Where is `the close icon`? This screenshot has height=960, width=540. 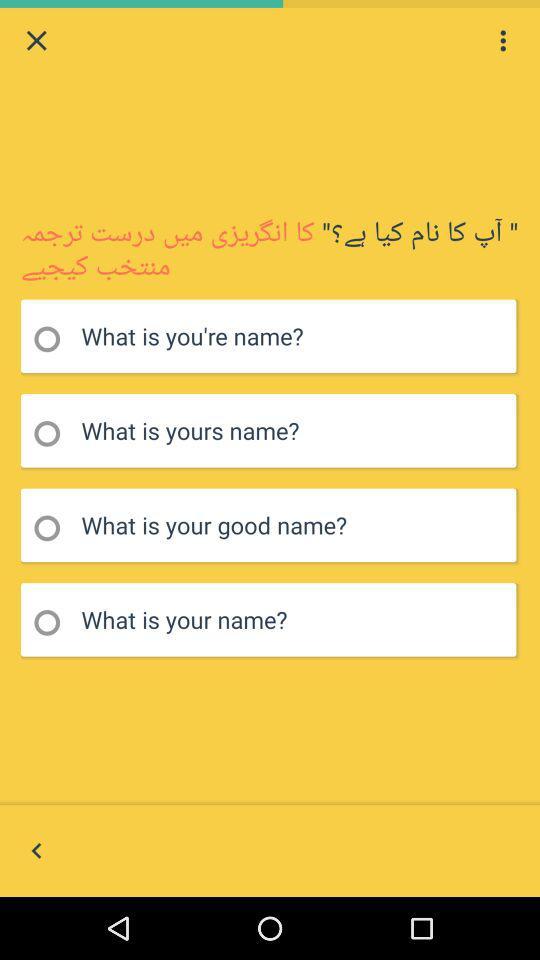
the close icon is located at coordinates (36, 42).